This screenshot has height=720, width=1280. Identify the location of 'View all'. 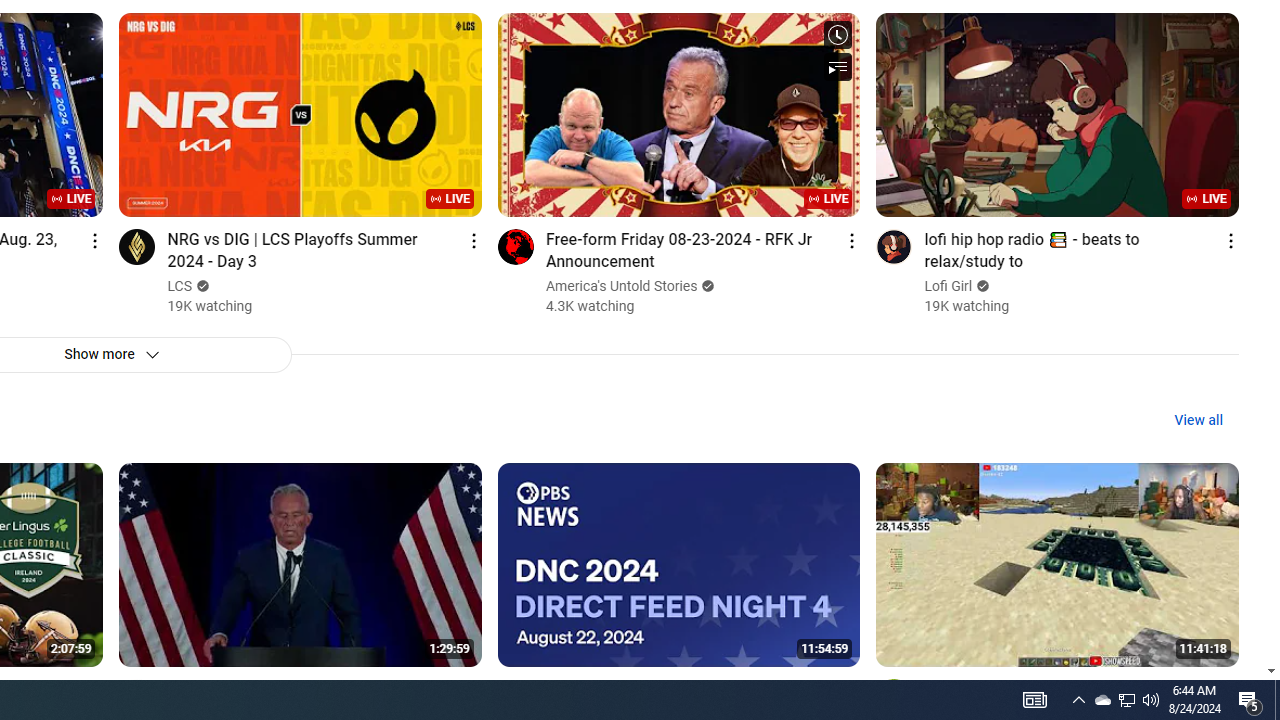
(1198, 419).